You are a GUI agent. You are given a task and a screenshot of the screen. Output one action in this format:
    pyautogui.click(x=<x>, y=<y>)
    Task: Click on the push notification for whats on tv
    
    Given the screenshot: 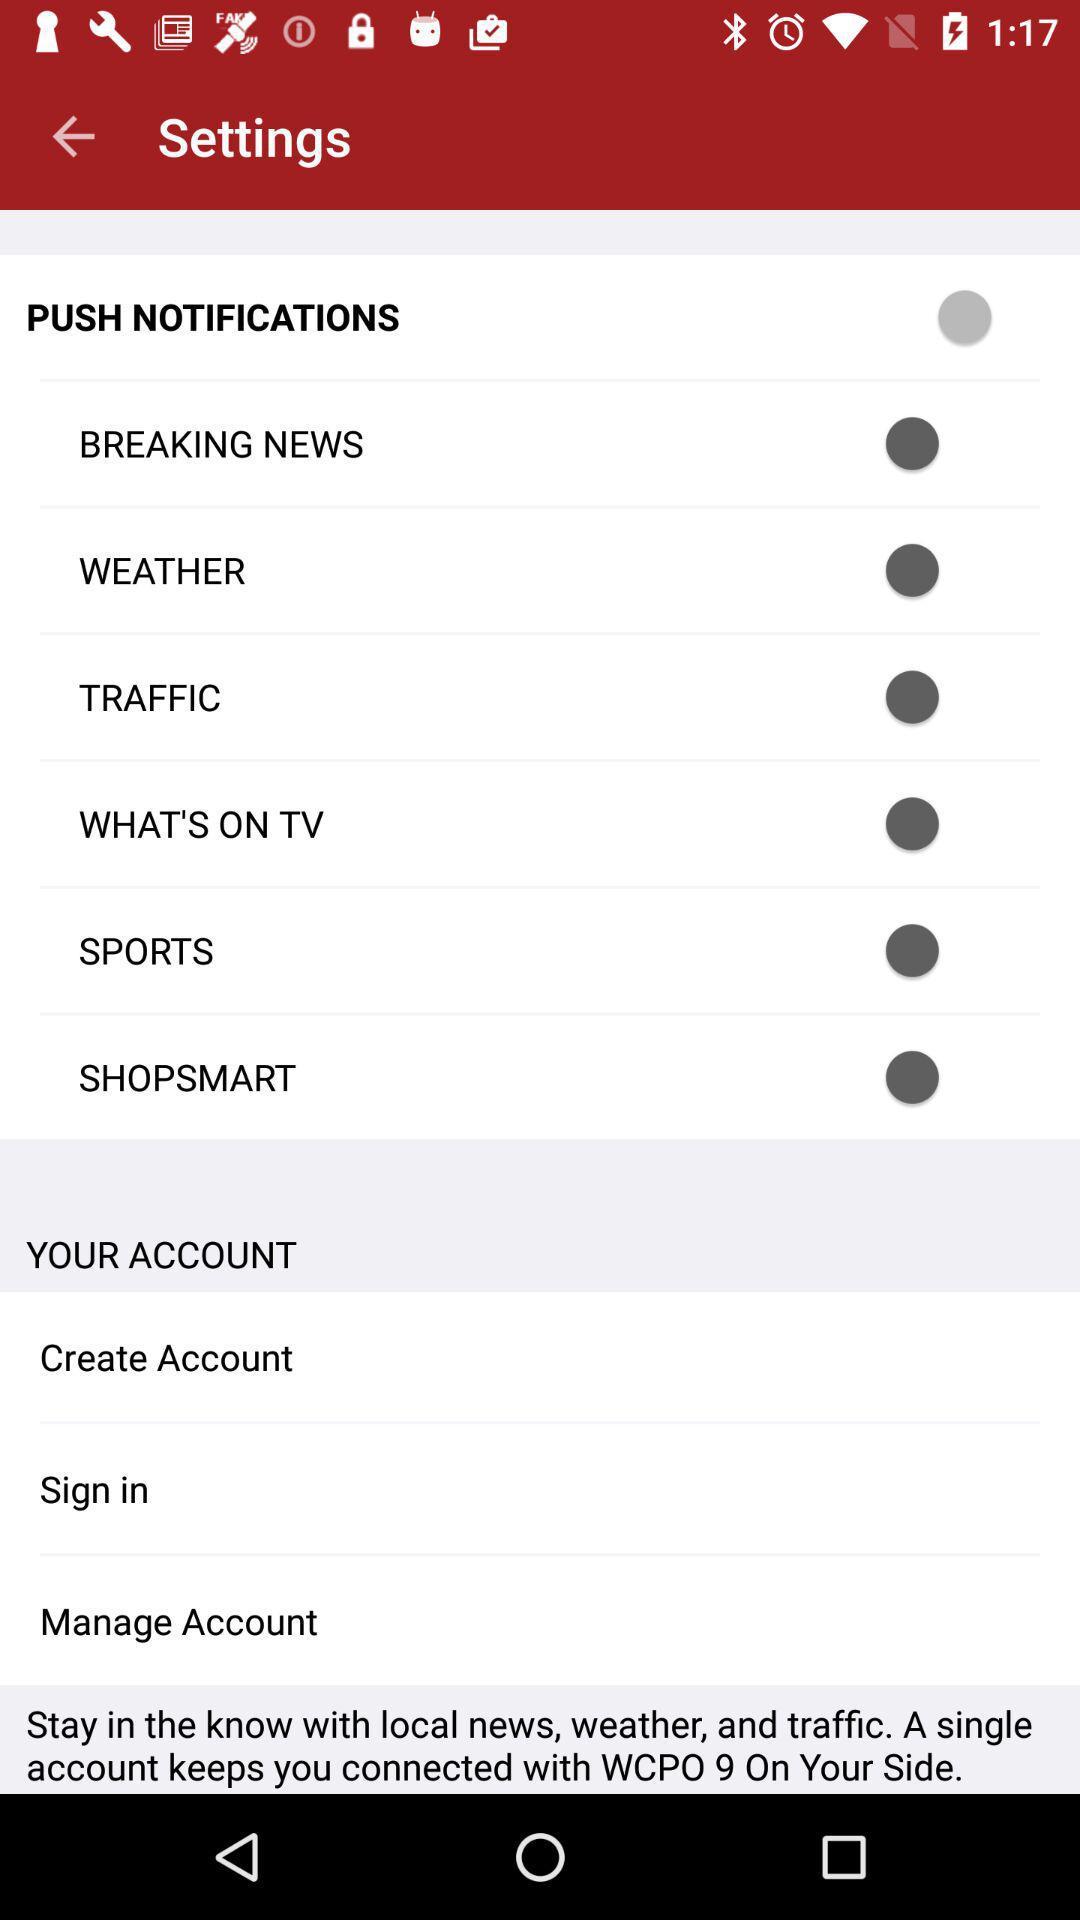 What is the action you would take?
    pyautogui.click(x=938, y=823)
    